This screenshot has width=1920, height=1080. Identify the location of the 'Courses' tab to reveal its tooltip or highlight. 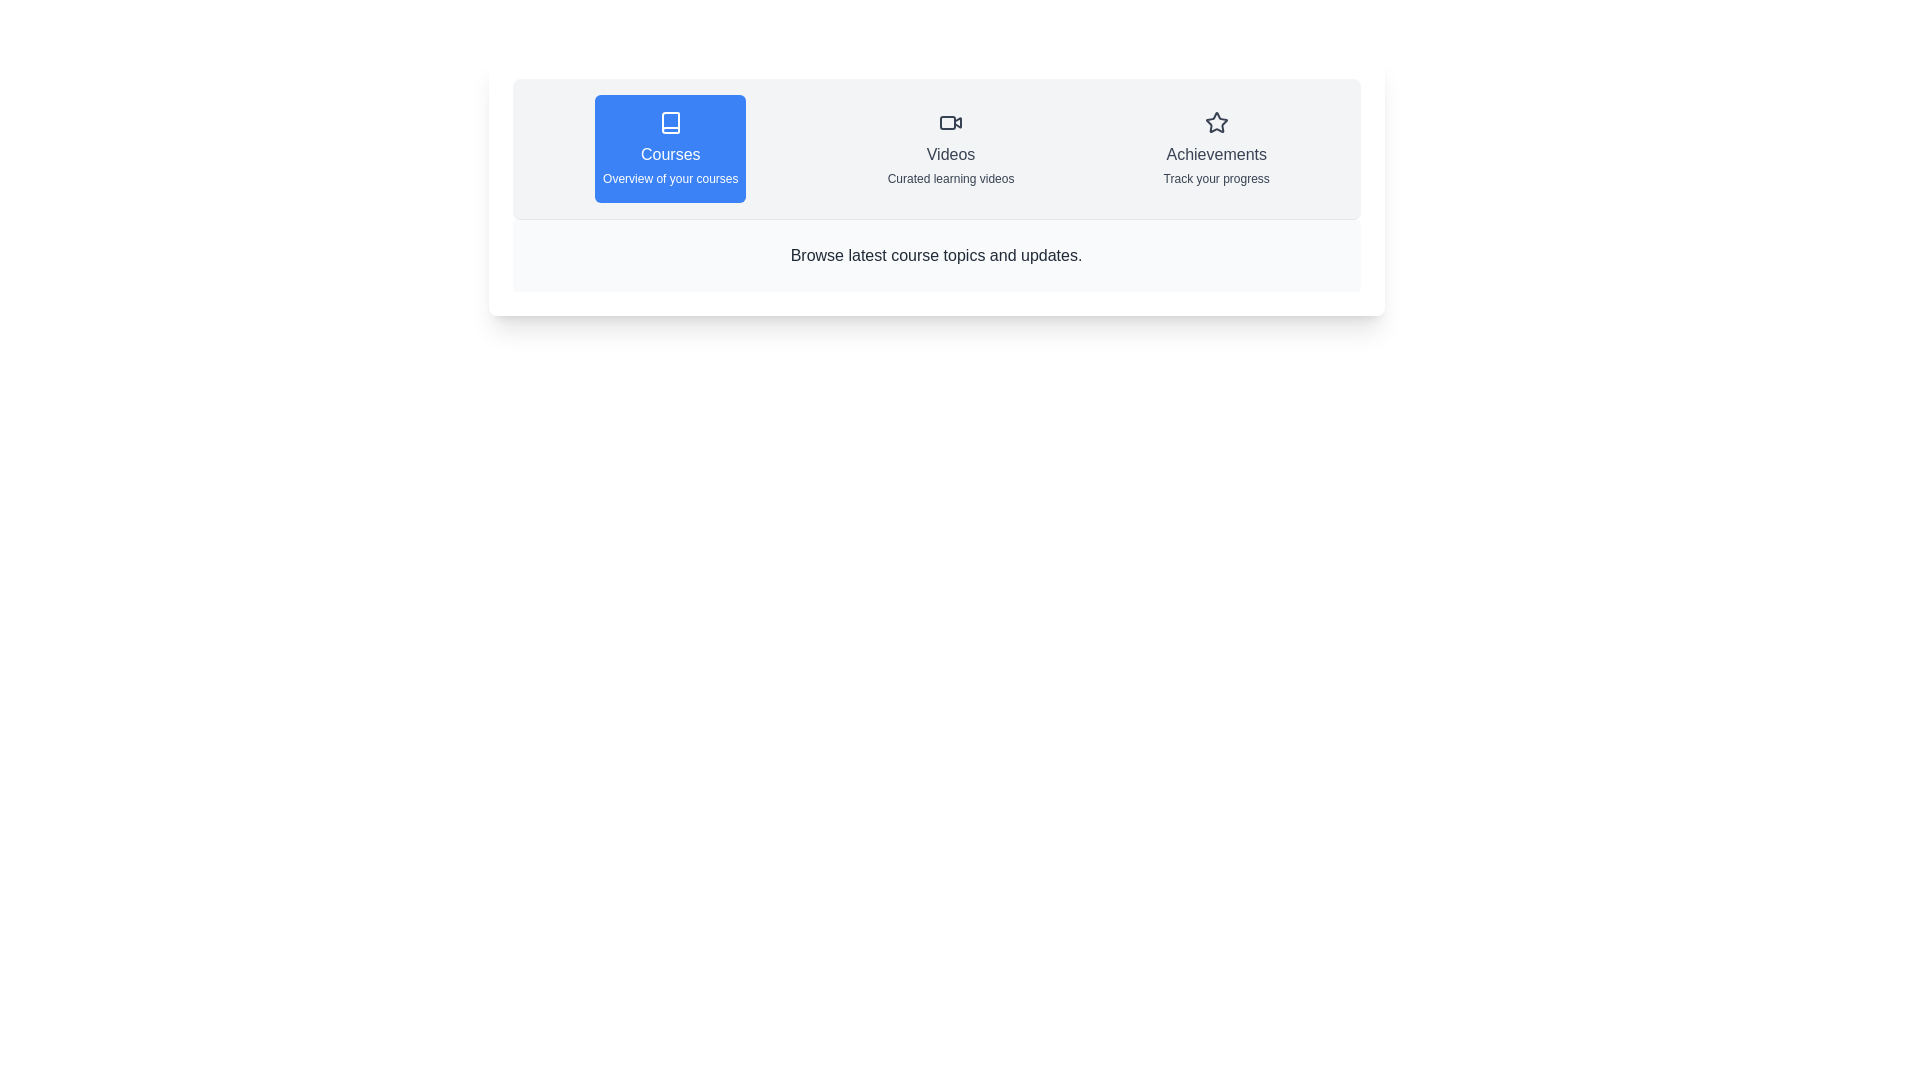
(670, 148).